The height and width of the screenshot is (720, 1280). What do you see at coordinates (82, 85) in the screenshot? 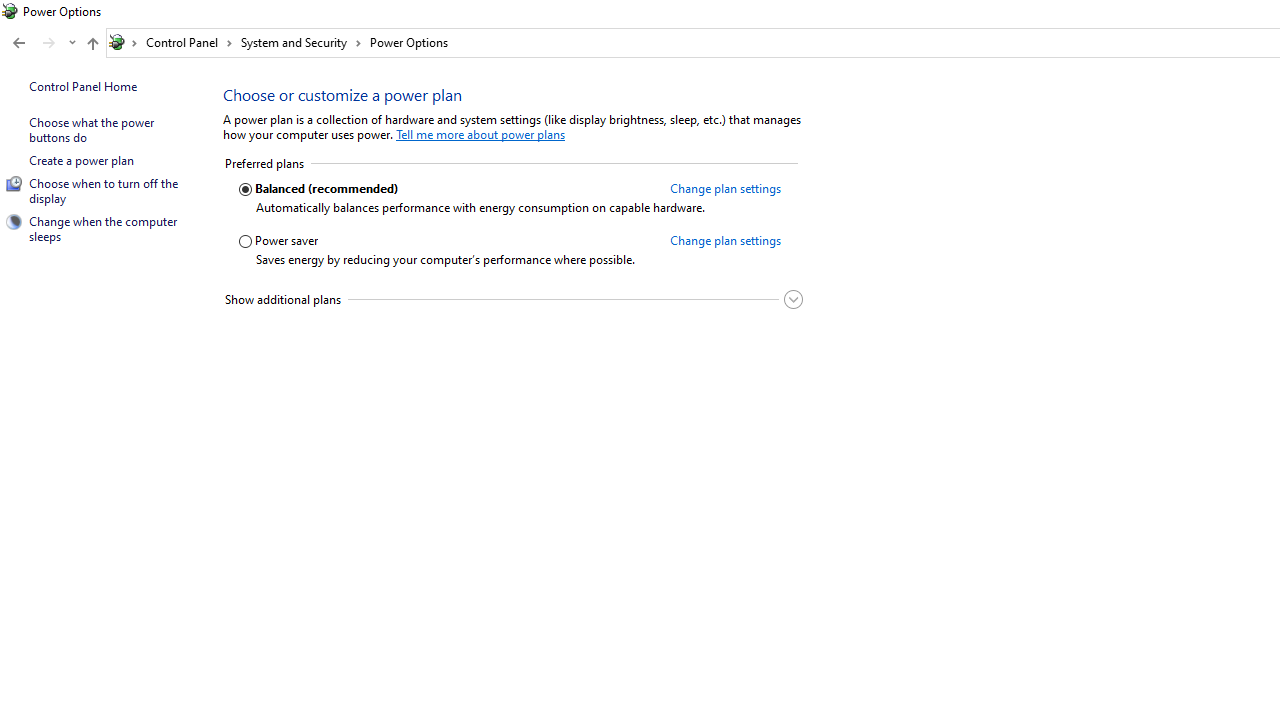
I see `'Control Panel Home'` at bounding box center [82, 85].